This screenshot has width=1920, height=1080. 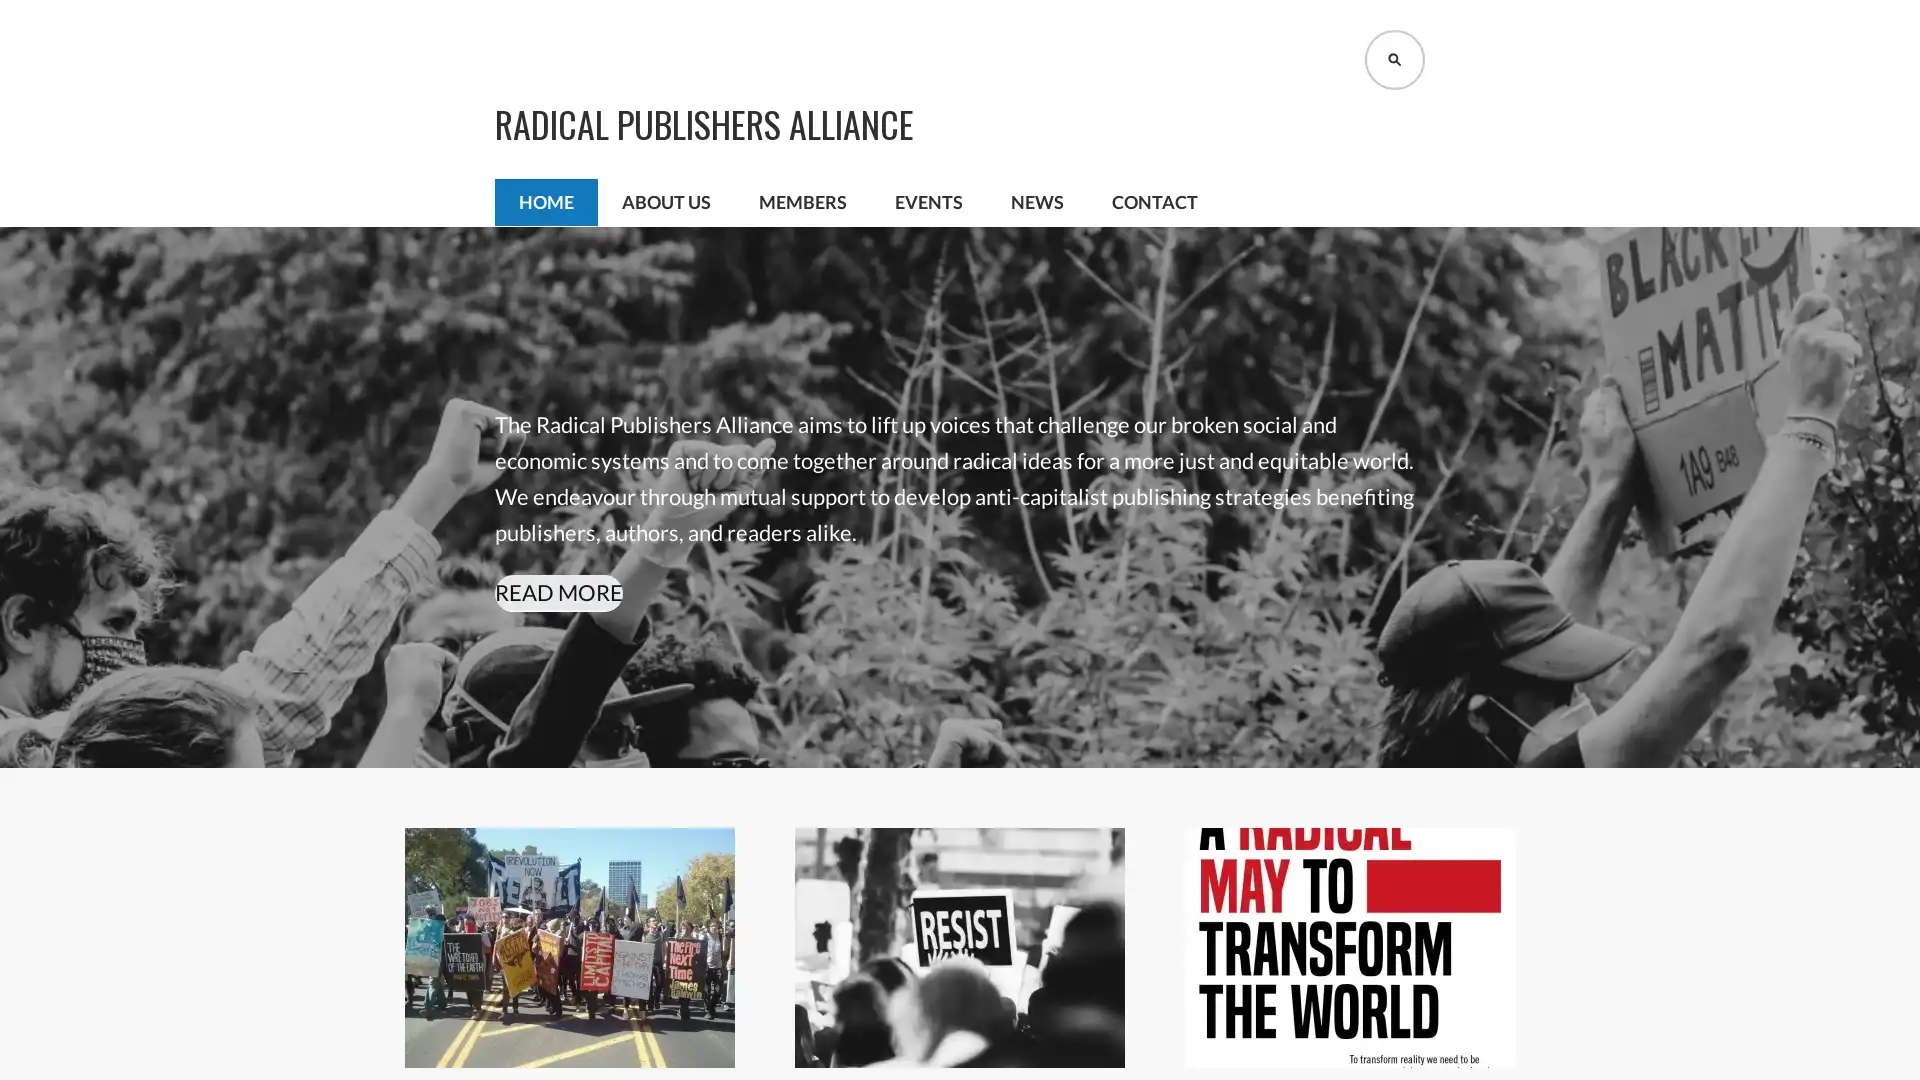 I want to click on SEARCH, so click(x=1394, y=59).